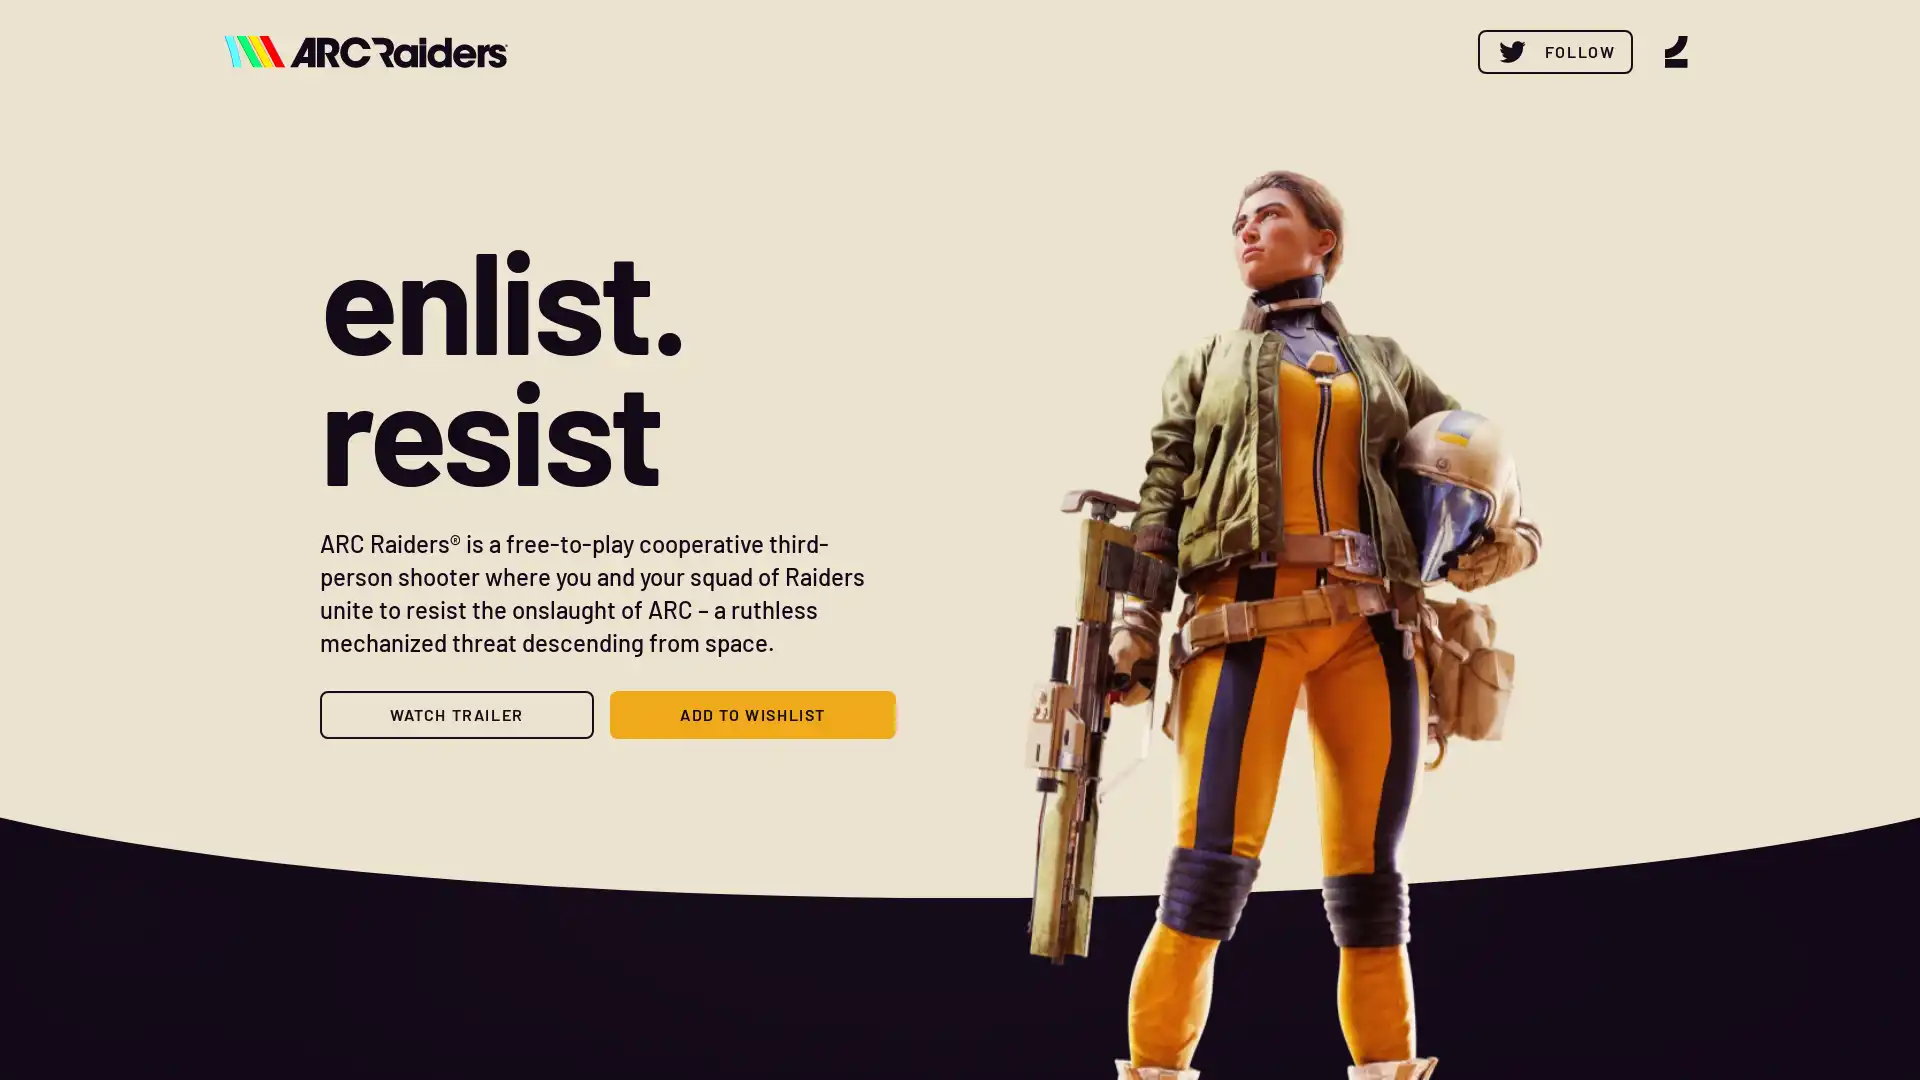  I want to click on WATCH TRAILER, so click(455, 712).